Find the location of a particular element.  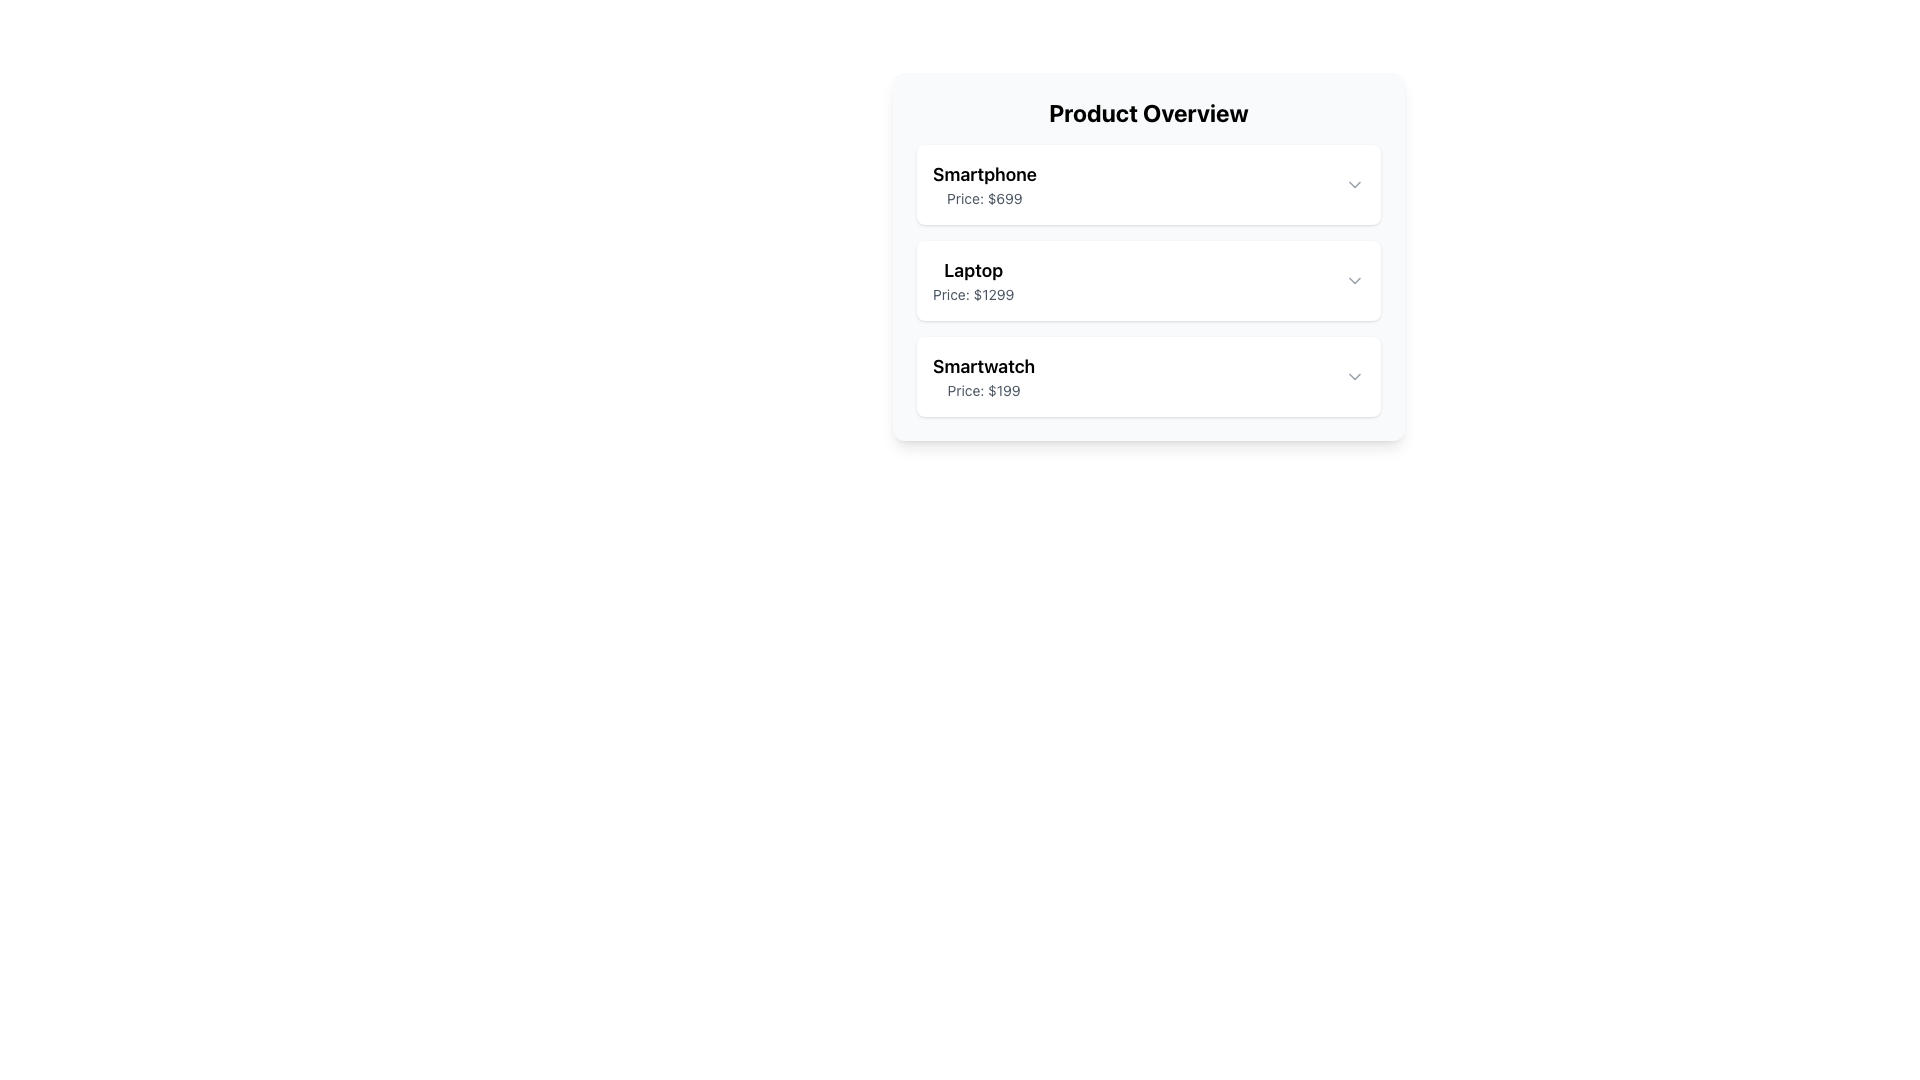

the Dropdown Trigger Icon for the 'Smartphone' priced at $699 to change its color is located at coordinates (1354, 185).